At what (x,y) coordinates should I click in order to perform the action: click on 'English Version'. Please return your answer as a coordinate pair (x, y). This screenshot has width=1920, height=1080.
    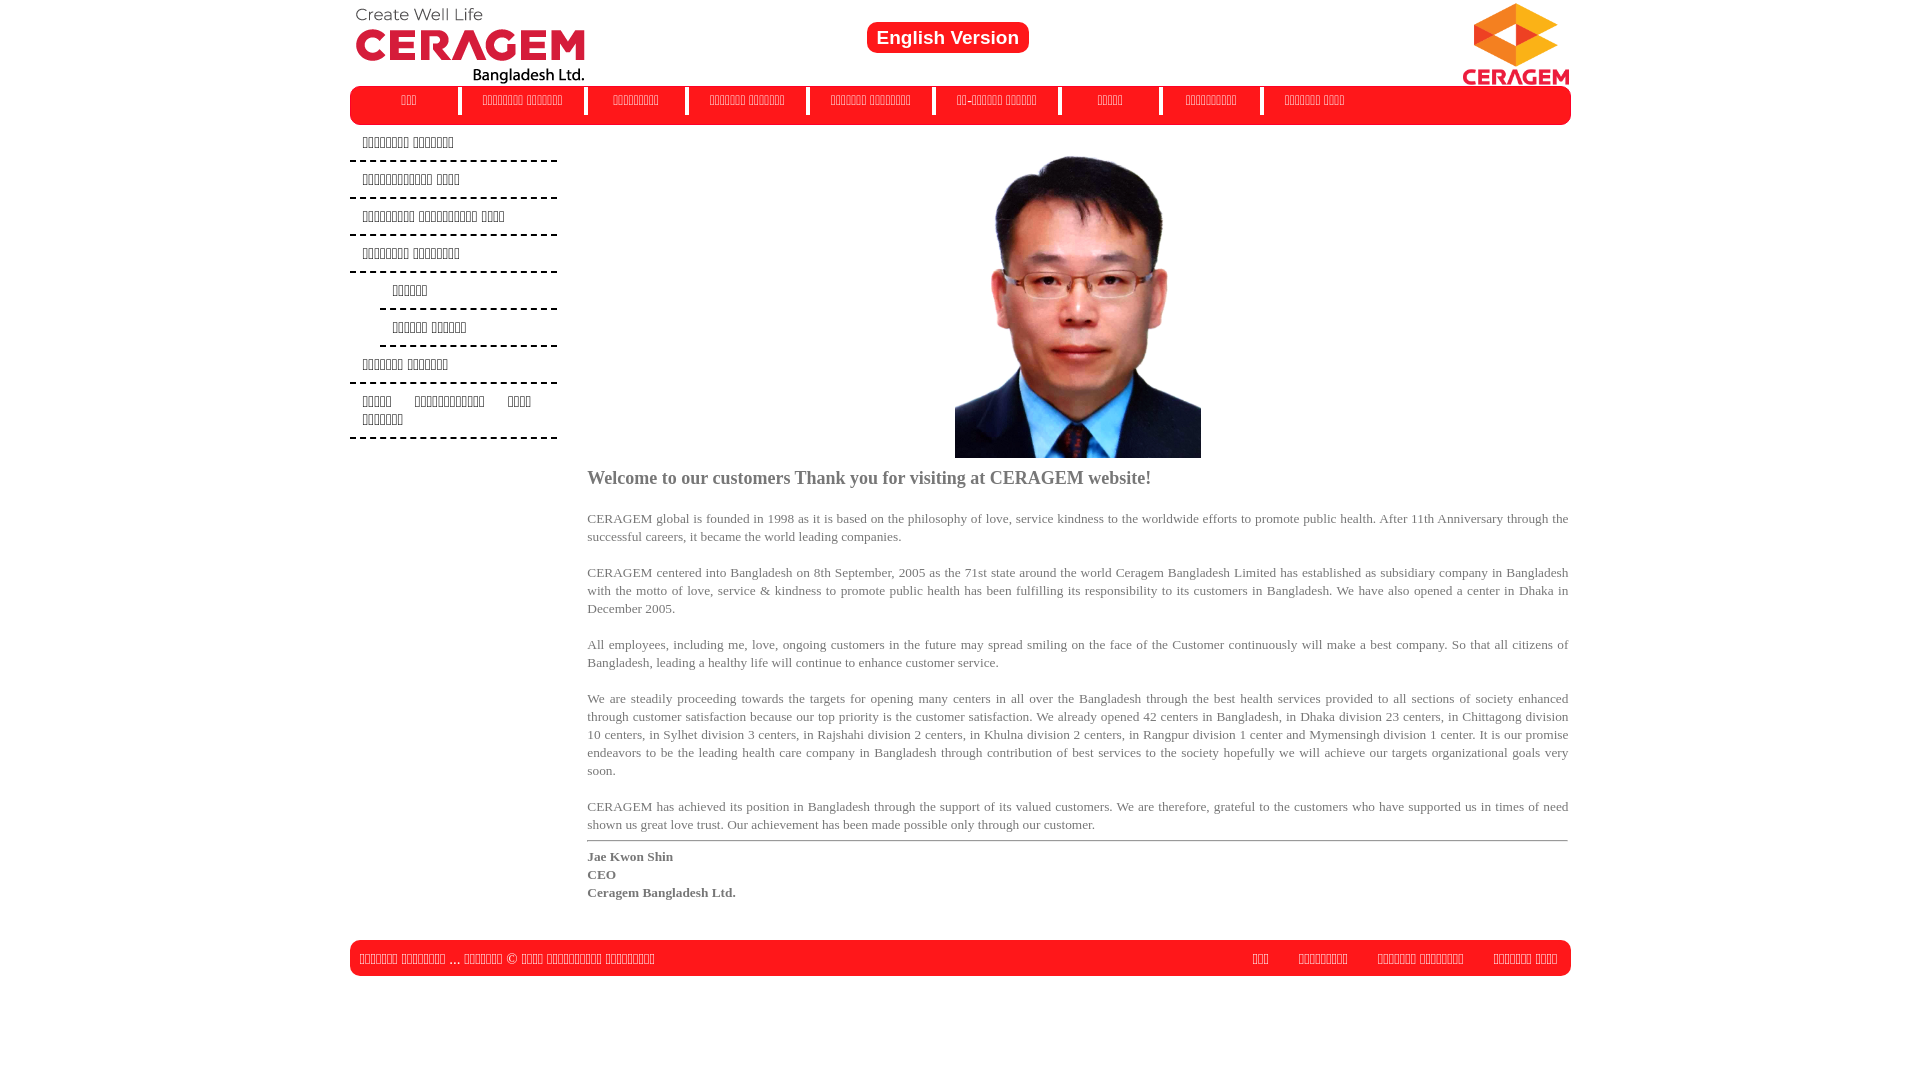
    Looking at the image, I should click on (865, 37).